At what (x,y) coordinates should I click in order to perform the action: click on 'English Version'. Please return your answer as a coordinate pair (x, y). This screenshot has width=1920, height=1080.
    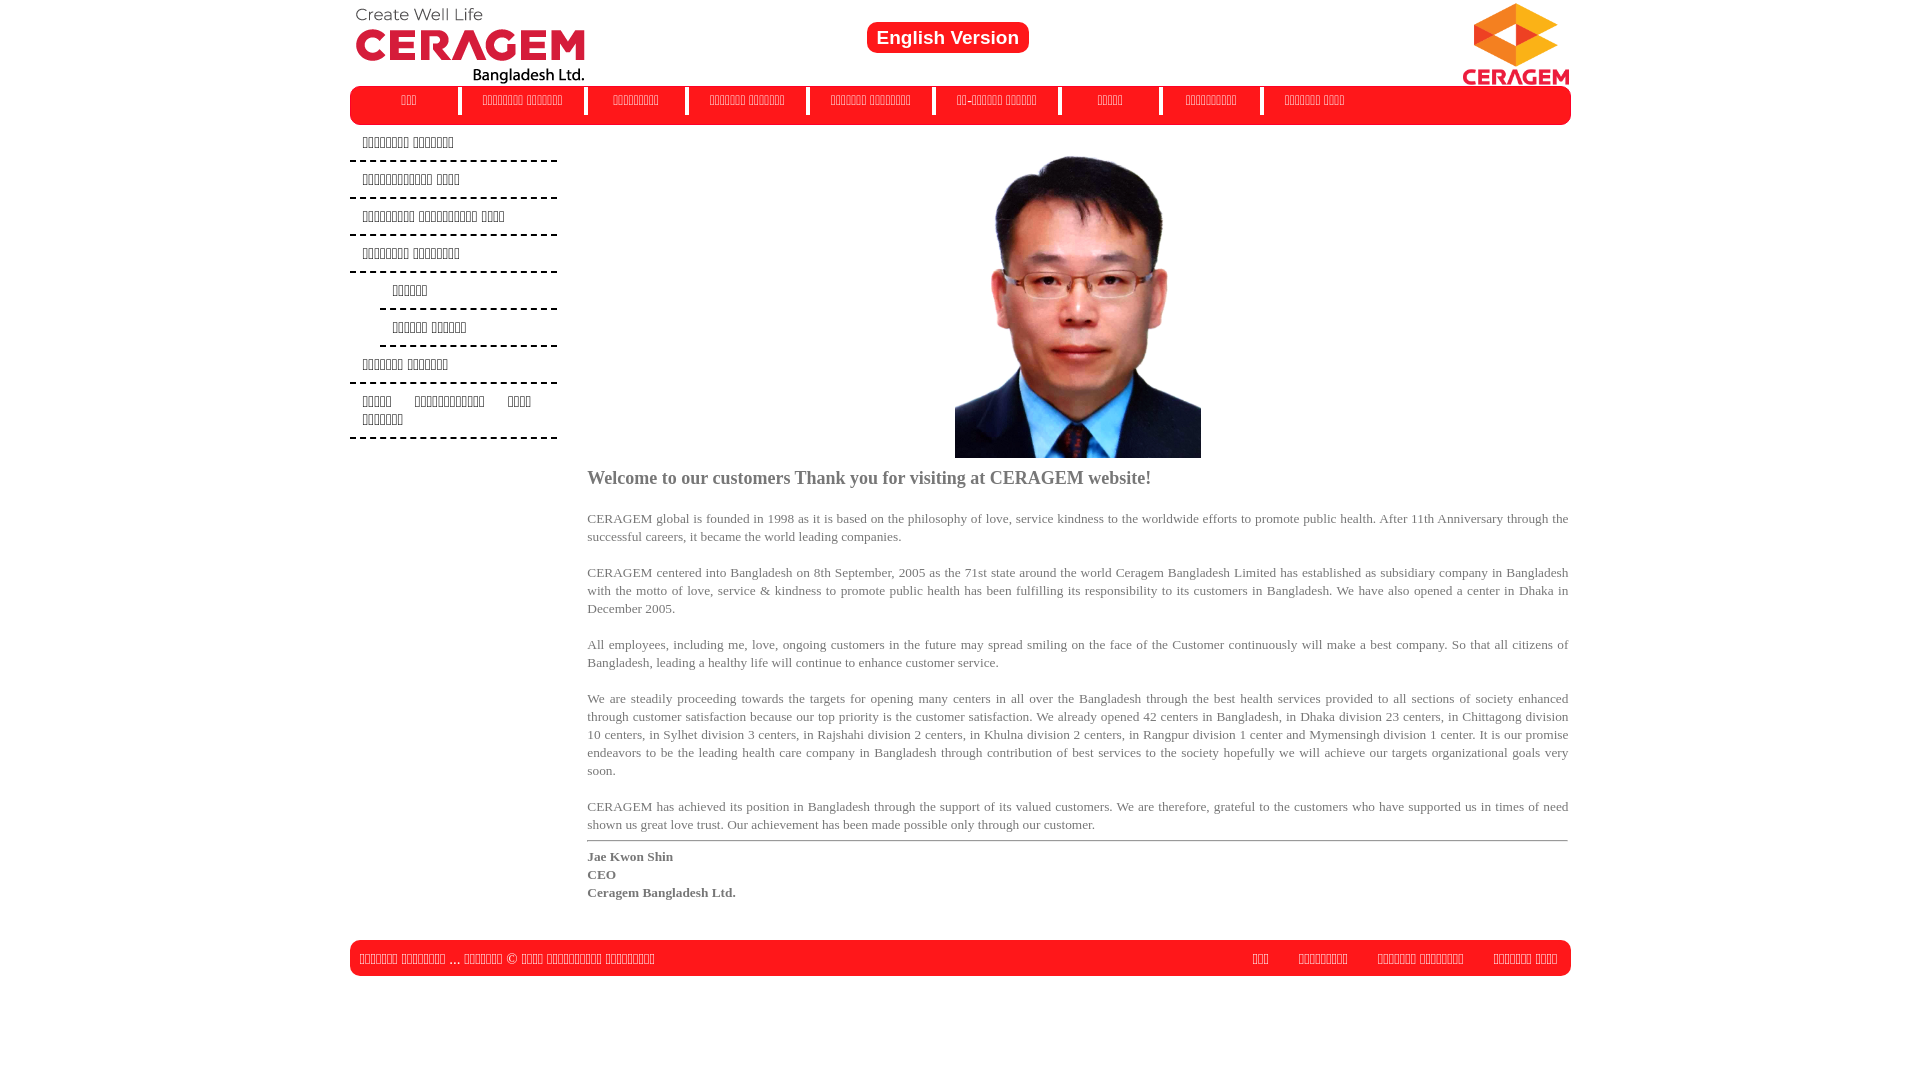
    Looking at the image, I should click on (865, 37).